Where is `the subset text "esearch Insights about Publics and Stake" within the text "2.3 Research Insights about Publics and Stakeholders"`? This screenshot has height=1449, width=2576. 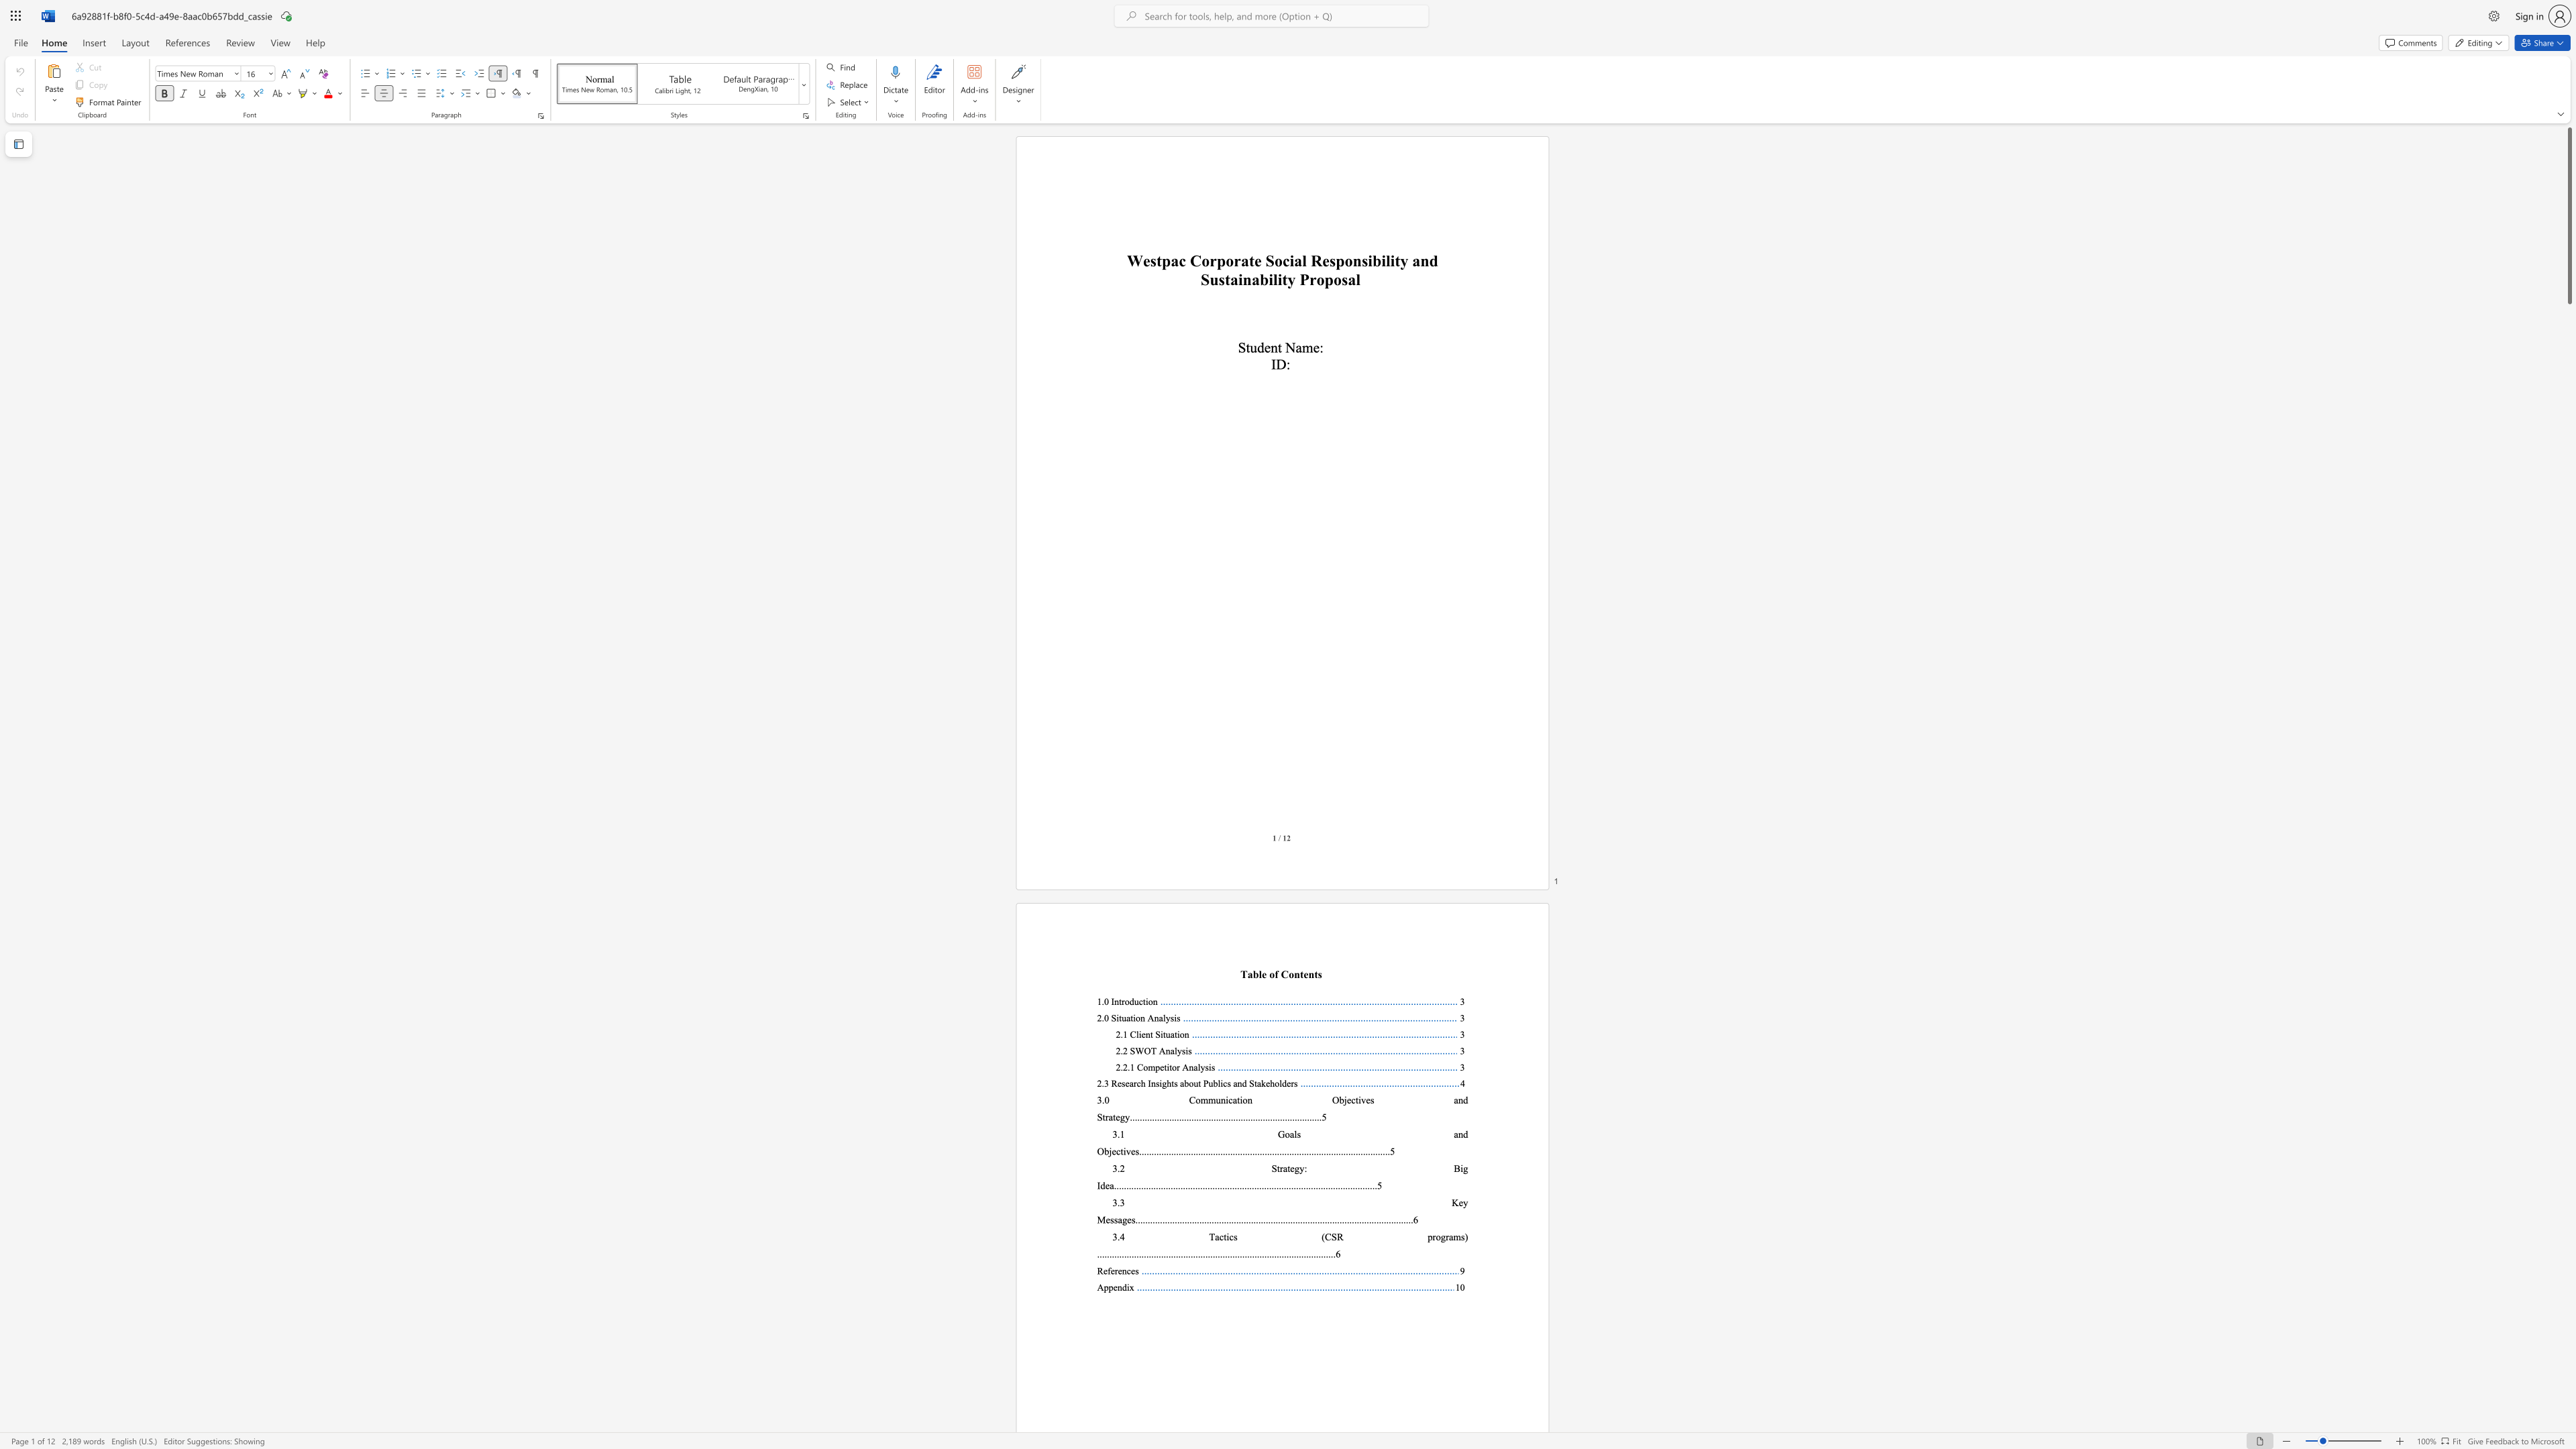
the subset text "esearch Insights about Publics and Stake" within the text "2.3 Research Insights about Publics and Stakeholders" is located at coordinates (1116, 1083).